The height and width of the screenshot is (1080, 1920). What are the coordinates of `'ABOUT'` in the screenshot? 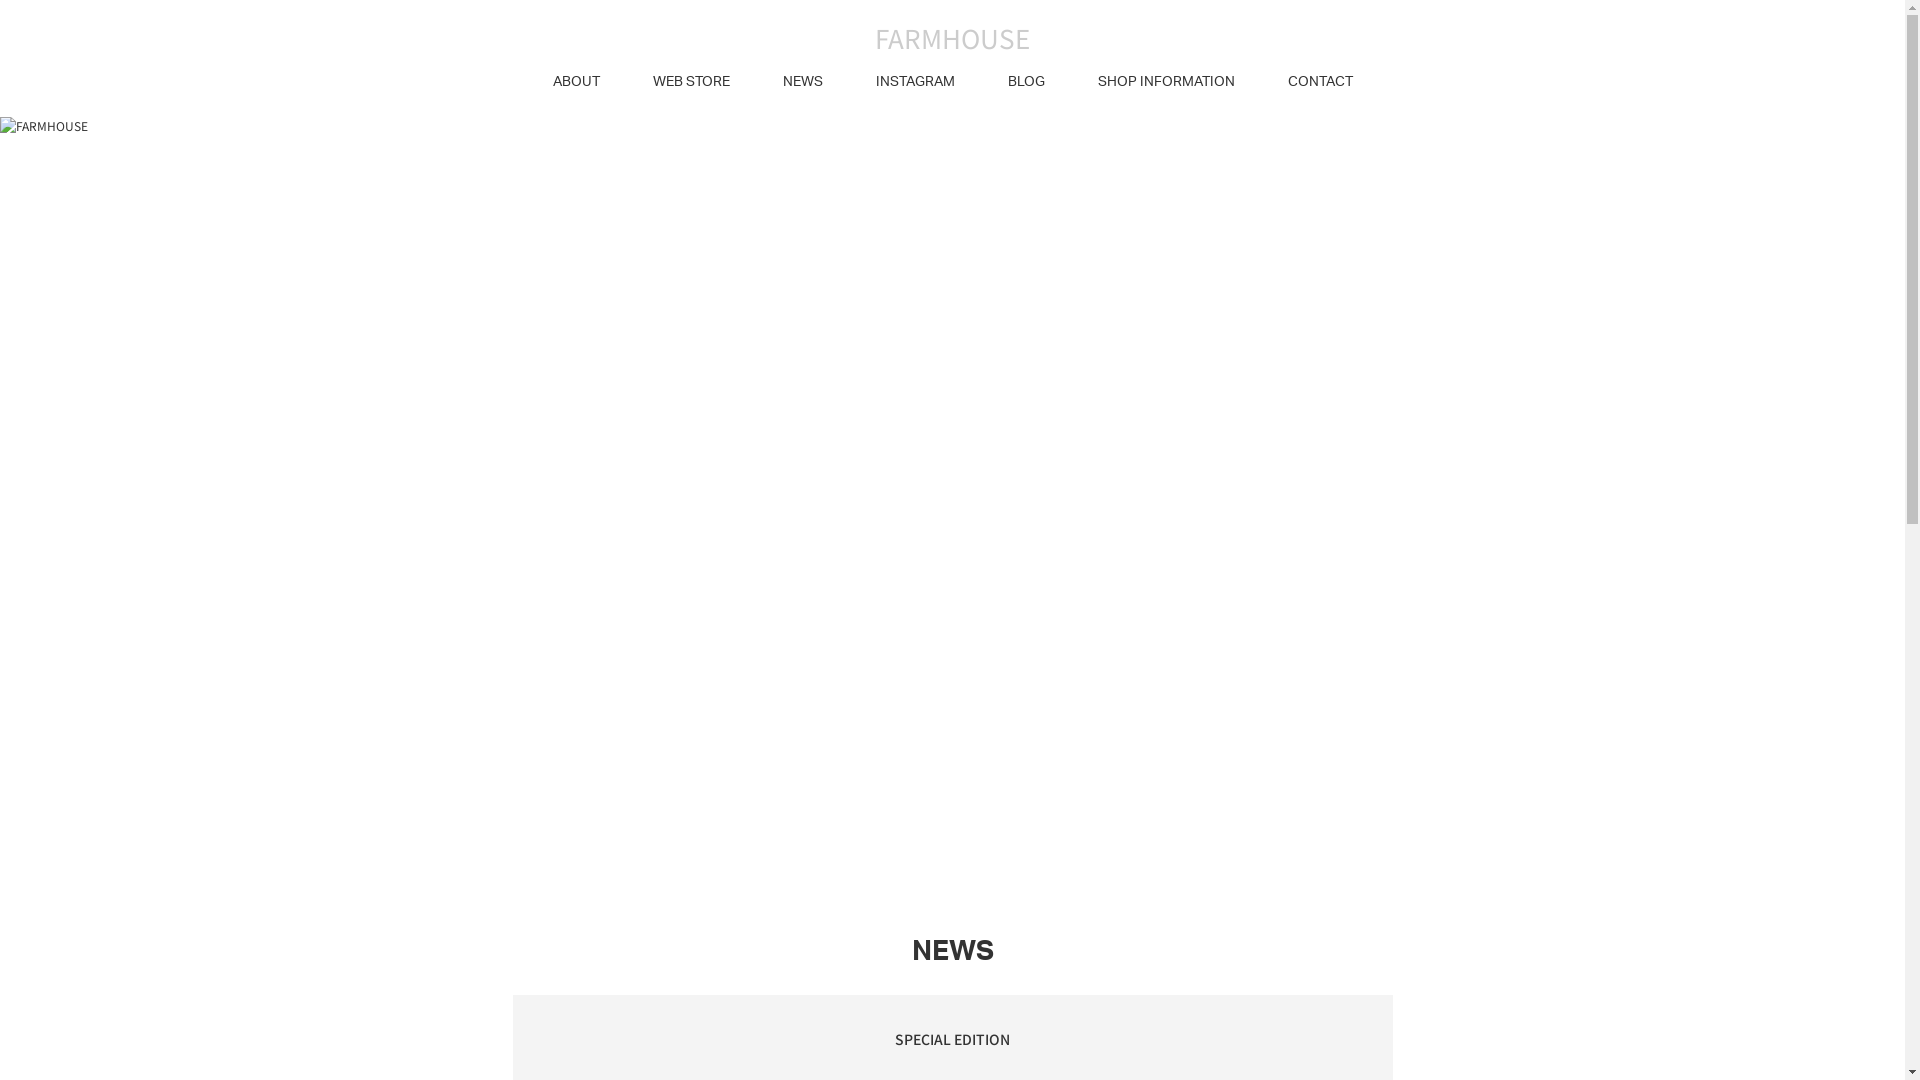 It's located at (574, 80).